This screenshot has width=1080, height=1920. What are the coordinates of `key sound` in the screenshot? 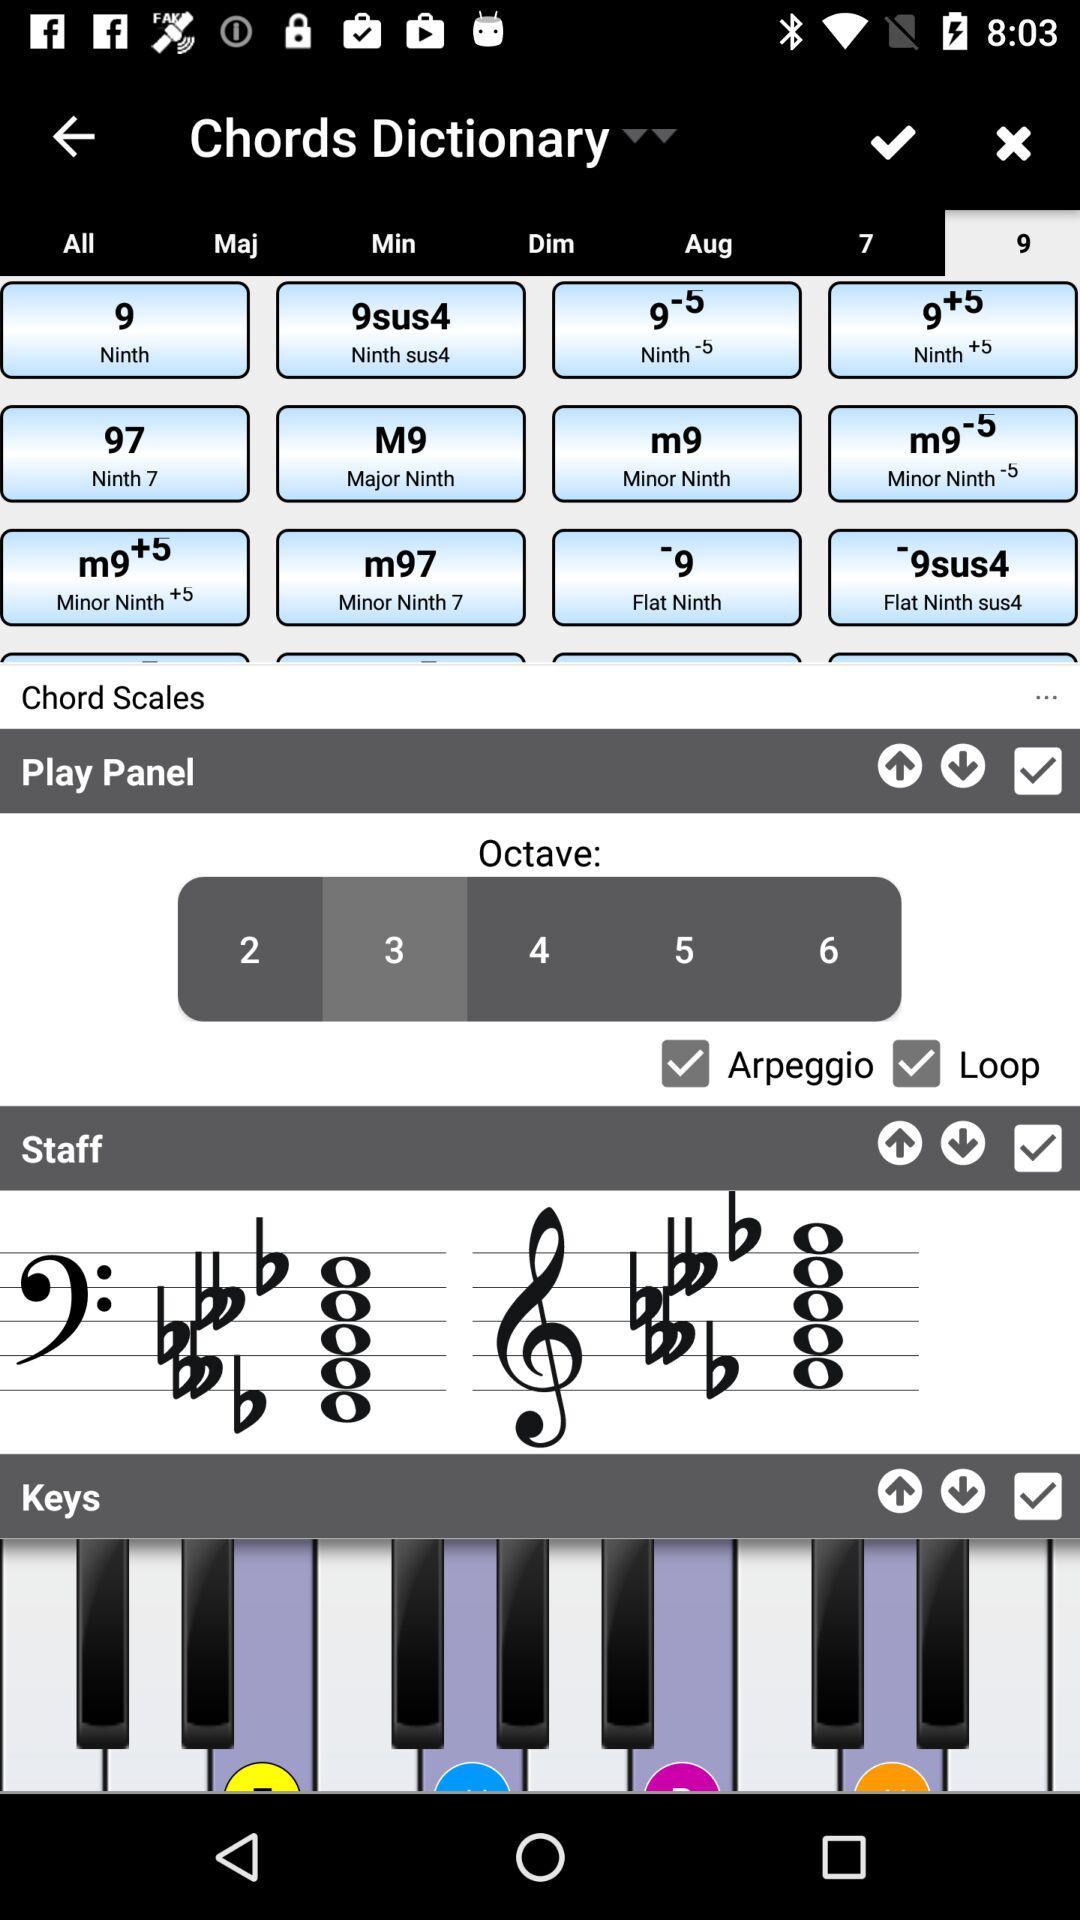 It's located at (681, 1665).